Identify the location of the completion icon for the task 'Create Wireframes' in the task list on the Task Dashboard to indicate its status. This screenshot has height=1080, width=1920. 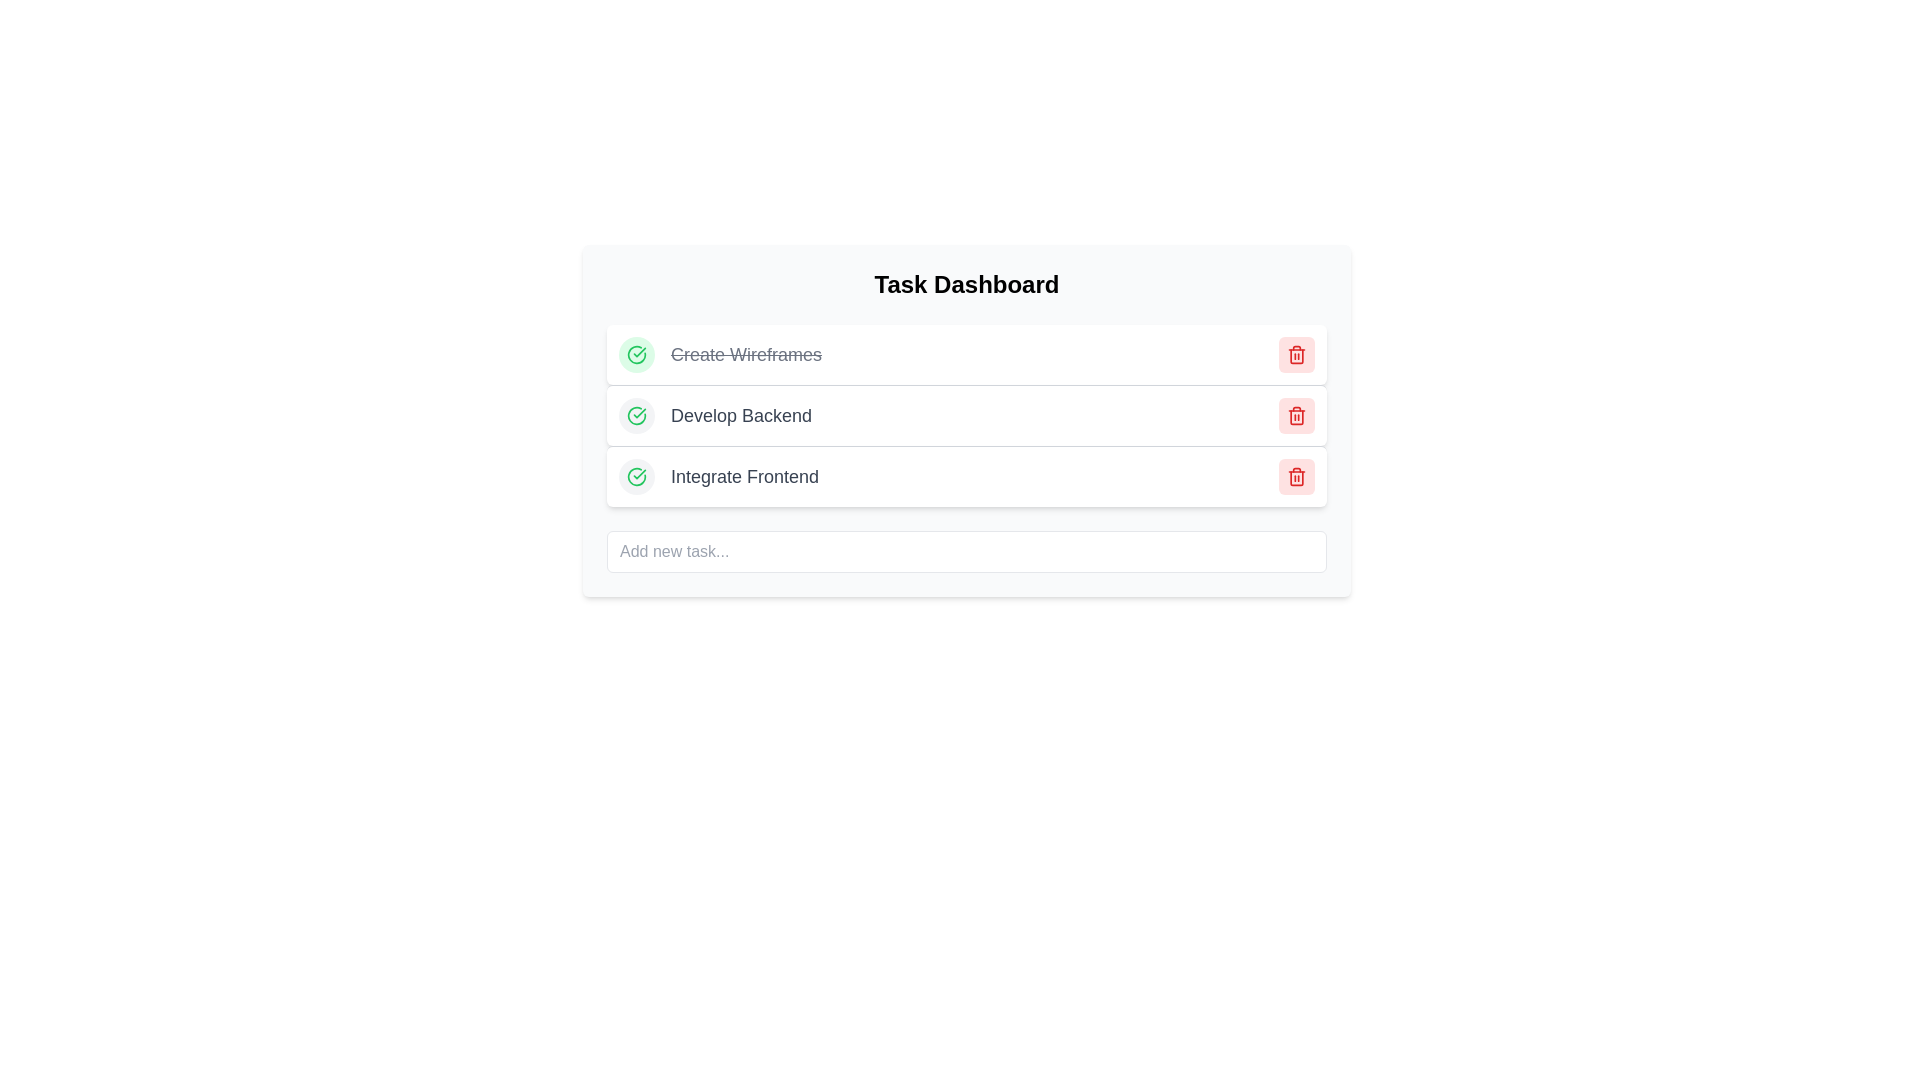
(636, 353).